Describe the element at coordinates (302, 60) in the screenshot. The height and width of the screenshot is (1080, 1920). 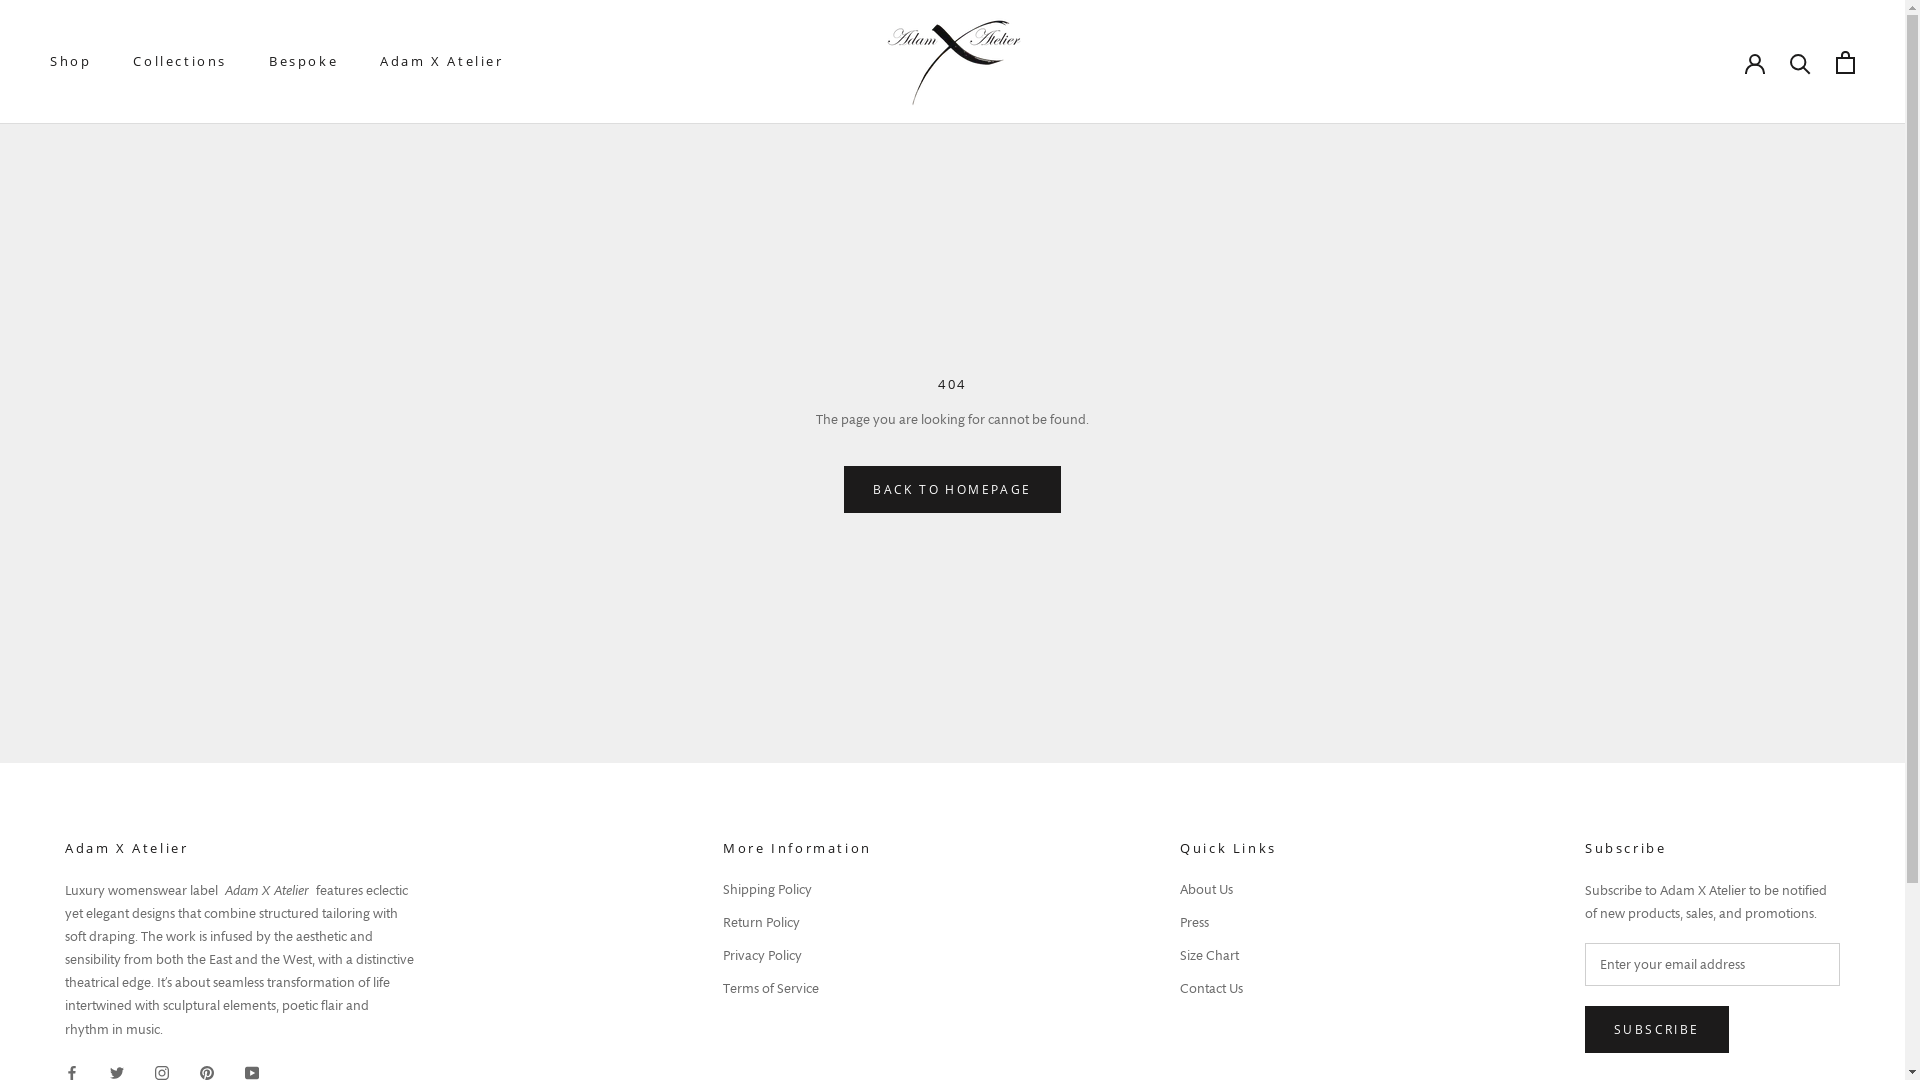
I see `'Bespoke` at that location.